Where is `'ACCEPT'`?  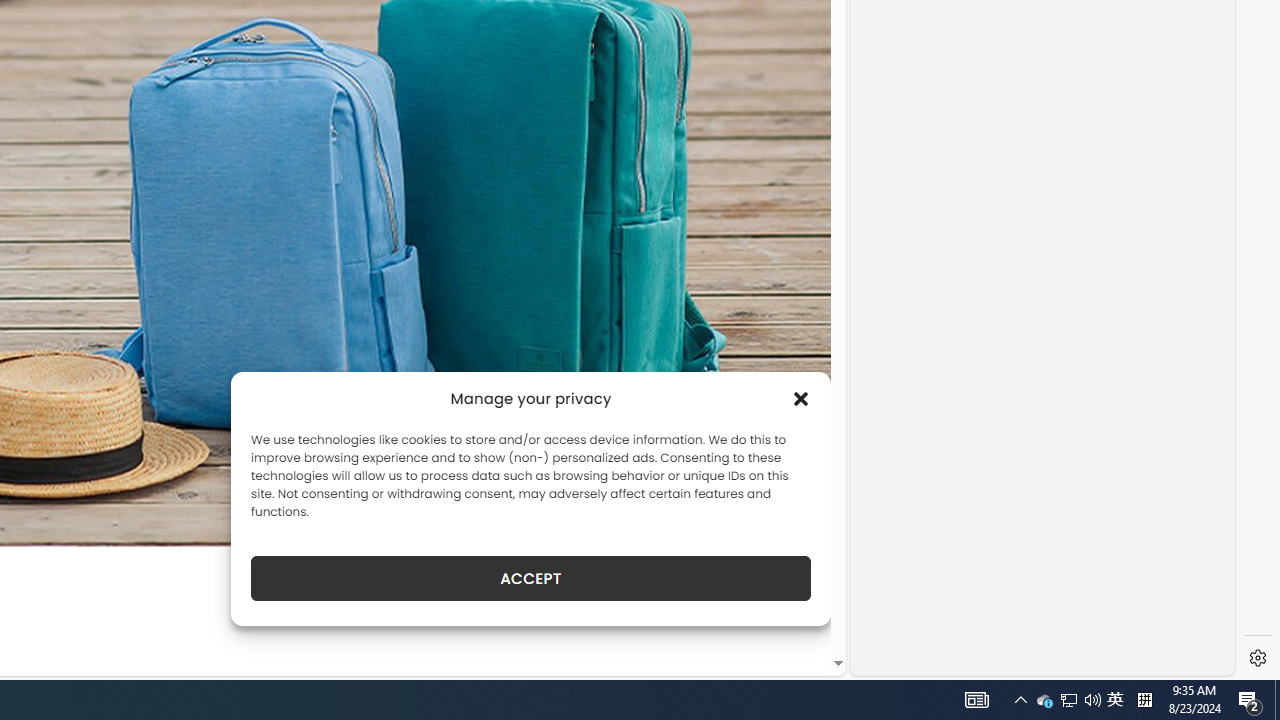
'ACCEPT' is located at coordinates (531, 578).